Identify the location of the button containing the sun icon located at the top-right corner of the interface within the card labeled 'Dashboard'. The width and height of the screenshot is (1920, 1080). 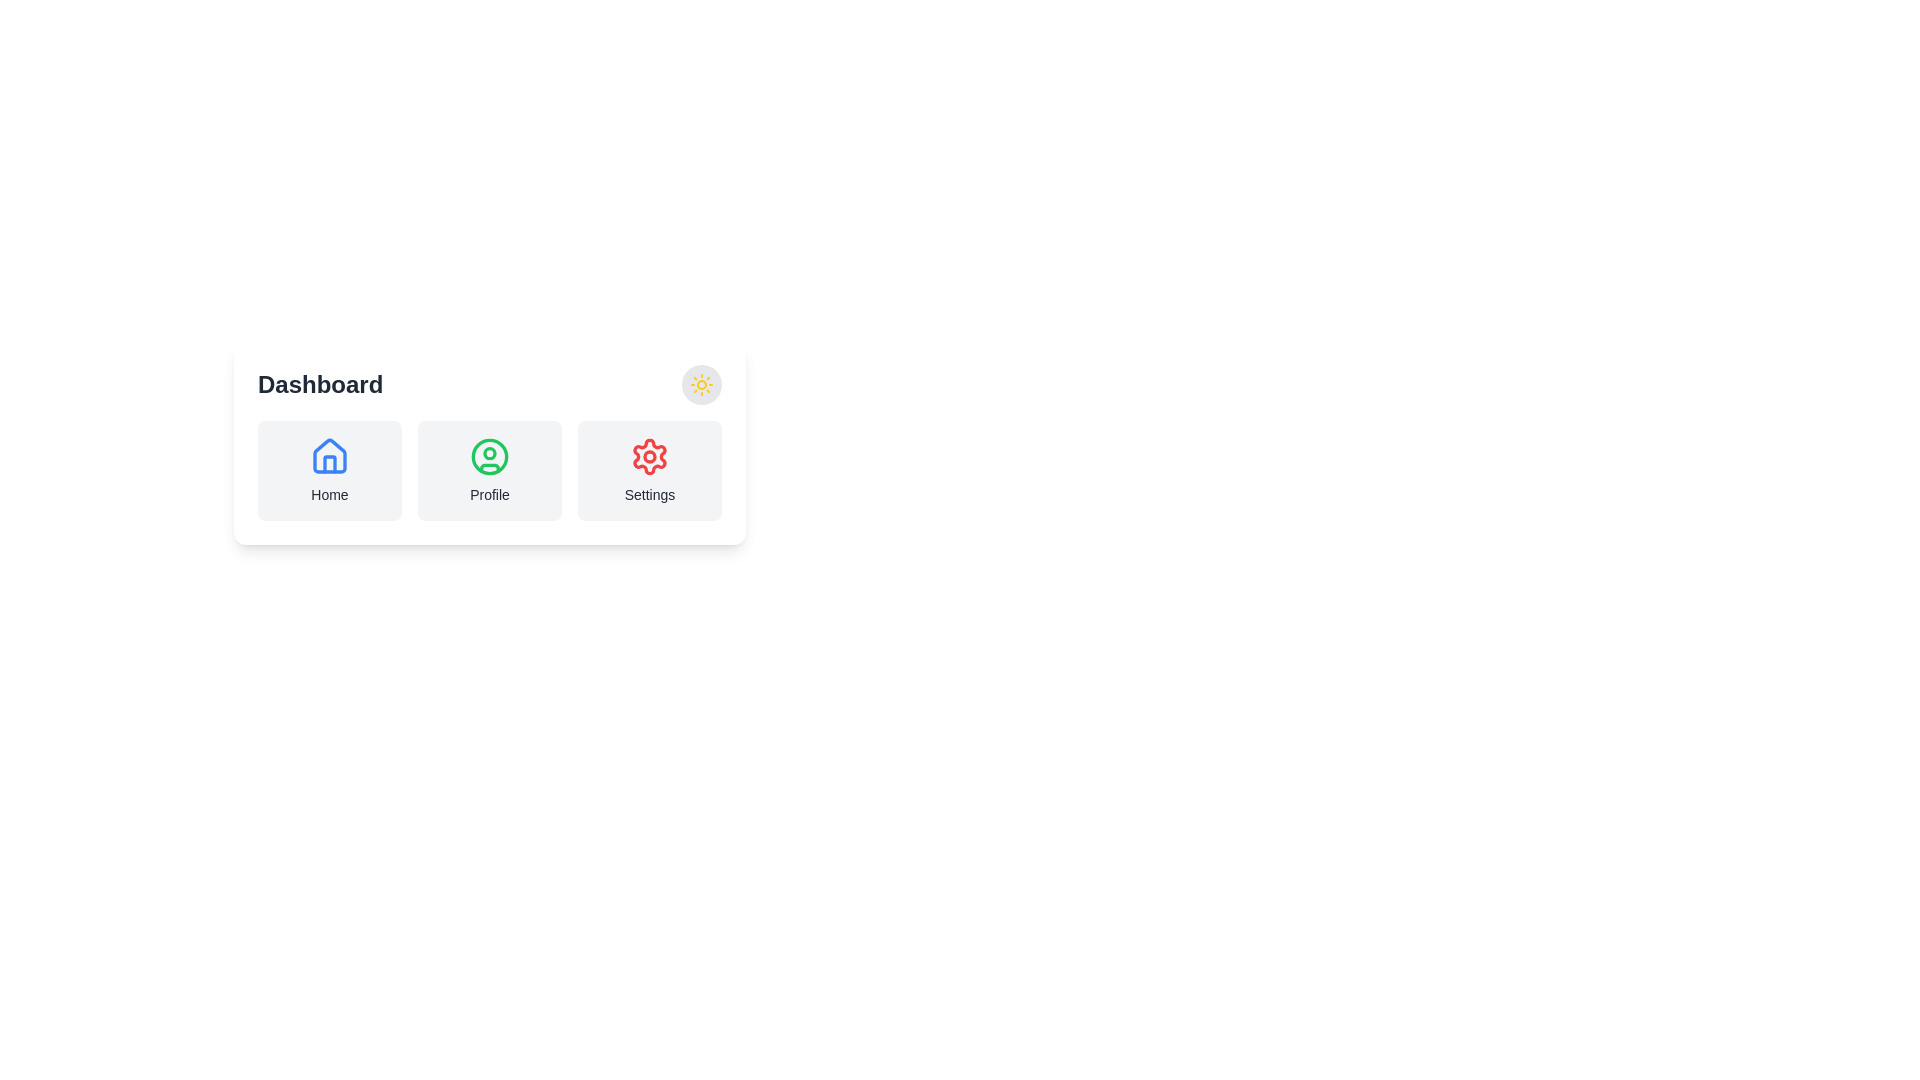
(701, 385).